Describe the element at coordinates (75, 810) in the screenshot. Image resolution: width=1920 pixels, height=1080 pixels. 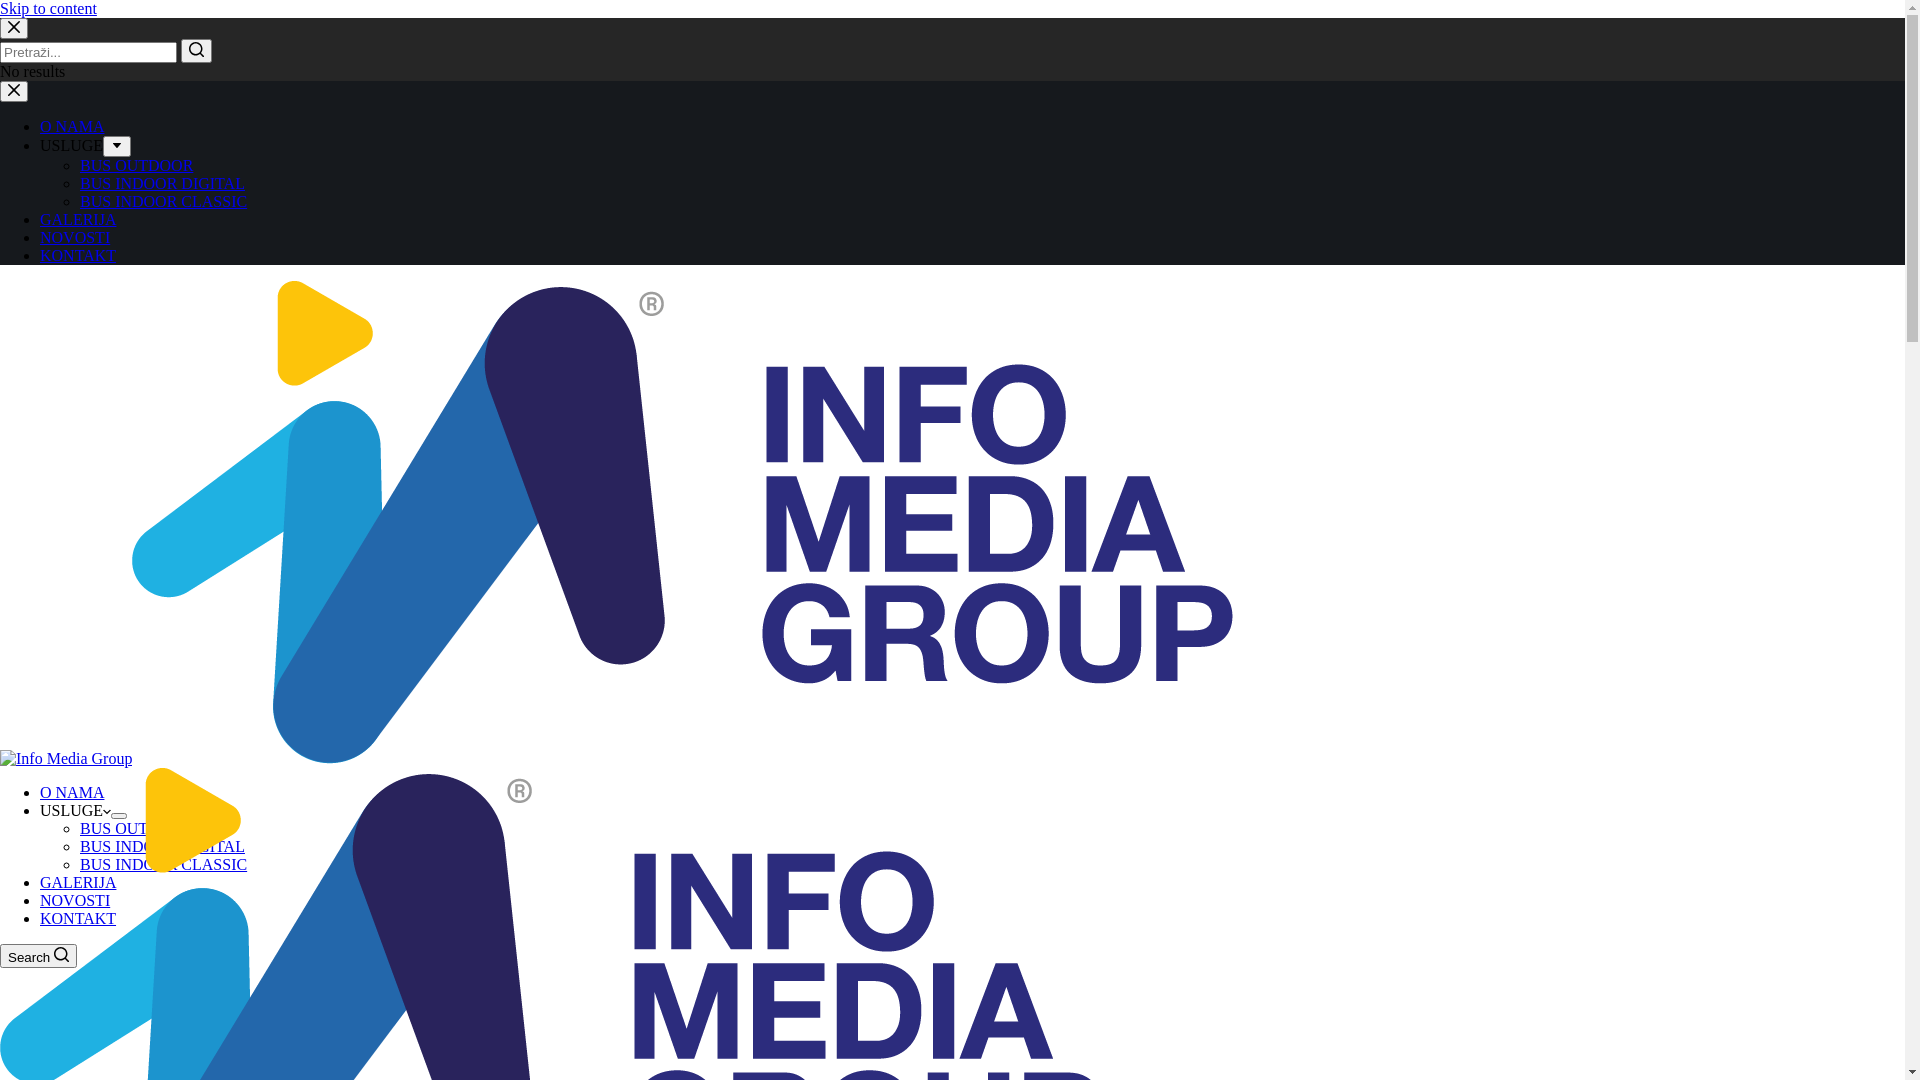
I see `'USLUGE'` at that location.